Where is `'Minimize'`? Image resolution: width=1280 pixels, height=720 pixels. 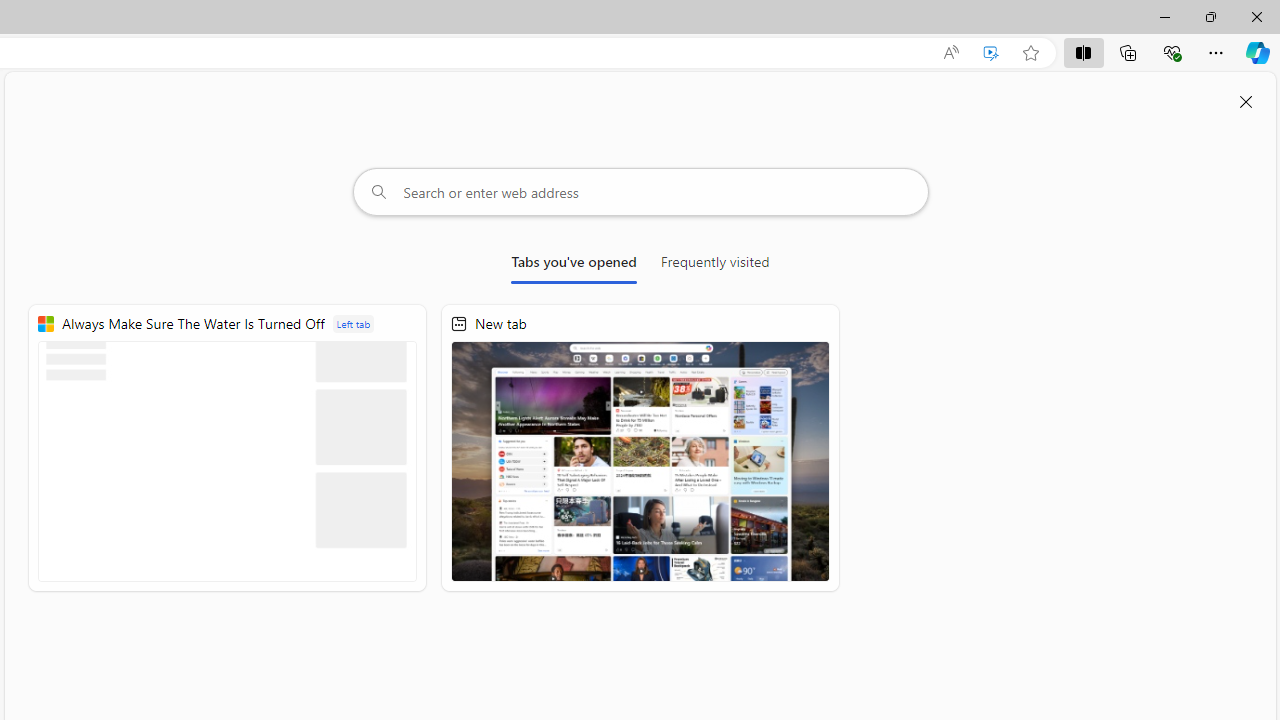
'Minimize' is located at coordinates (1164, 16).